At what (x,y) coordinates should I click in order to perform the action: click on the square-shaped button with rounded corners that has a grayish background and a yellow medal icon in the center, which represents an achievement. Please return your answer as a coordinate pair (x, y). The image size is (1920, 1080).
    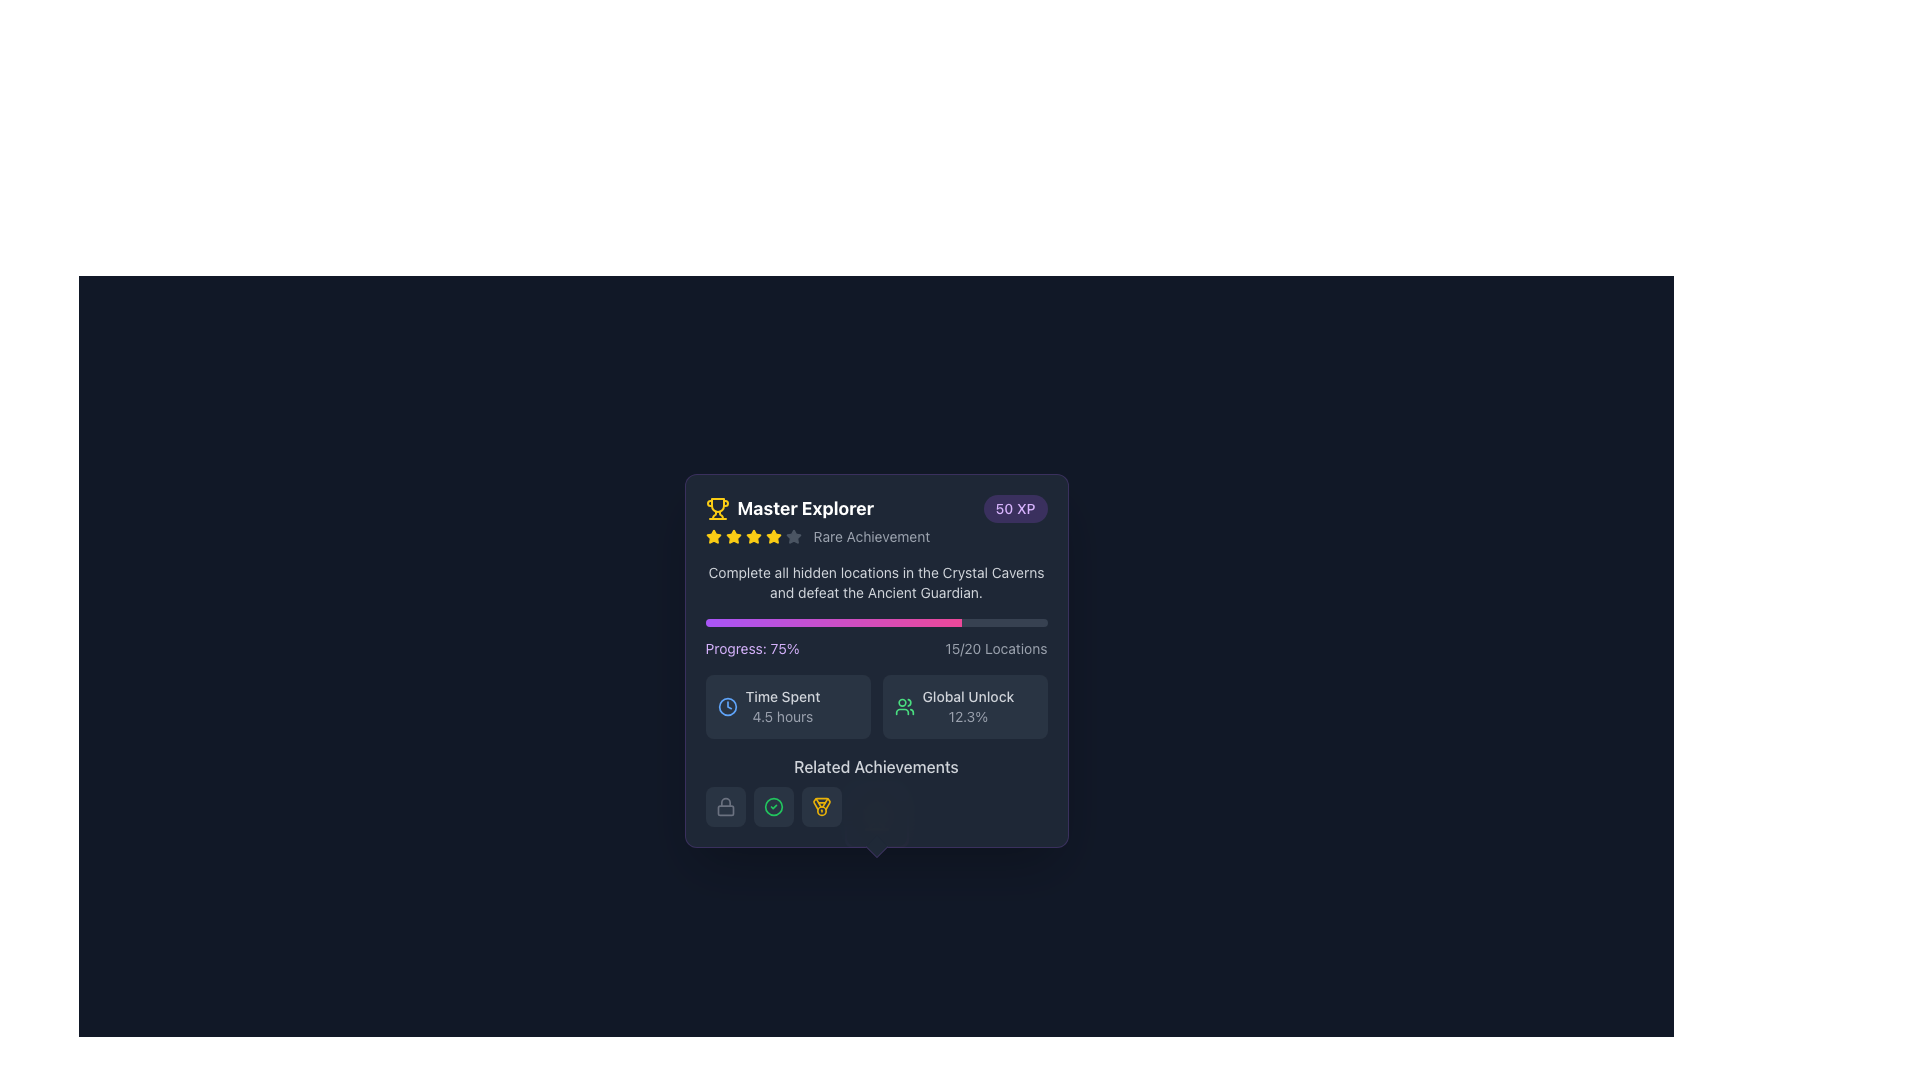
    Looking at the image, I should click on (821, 805).